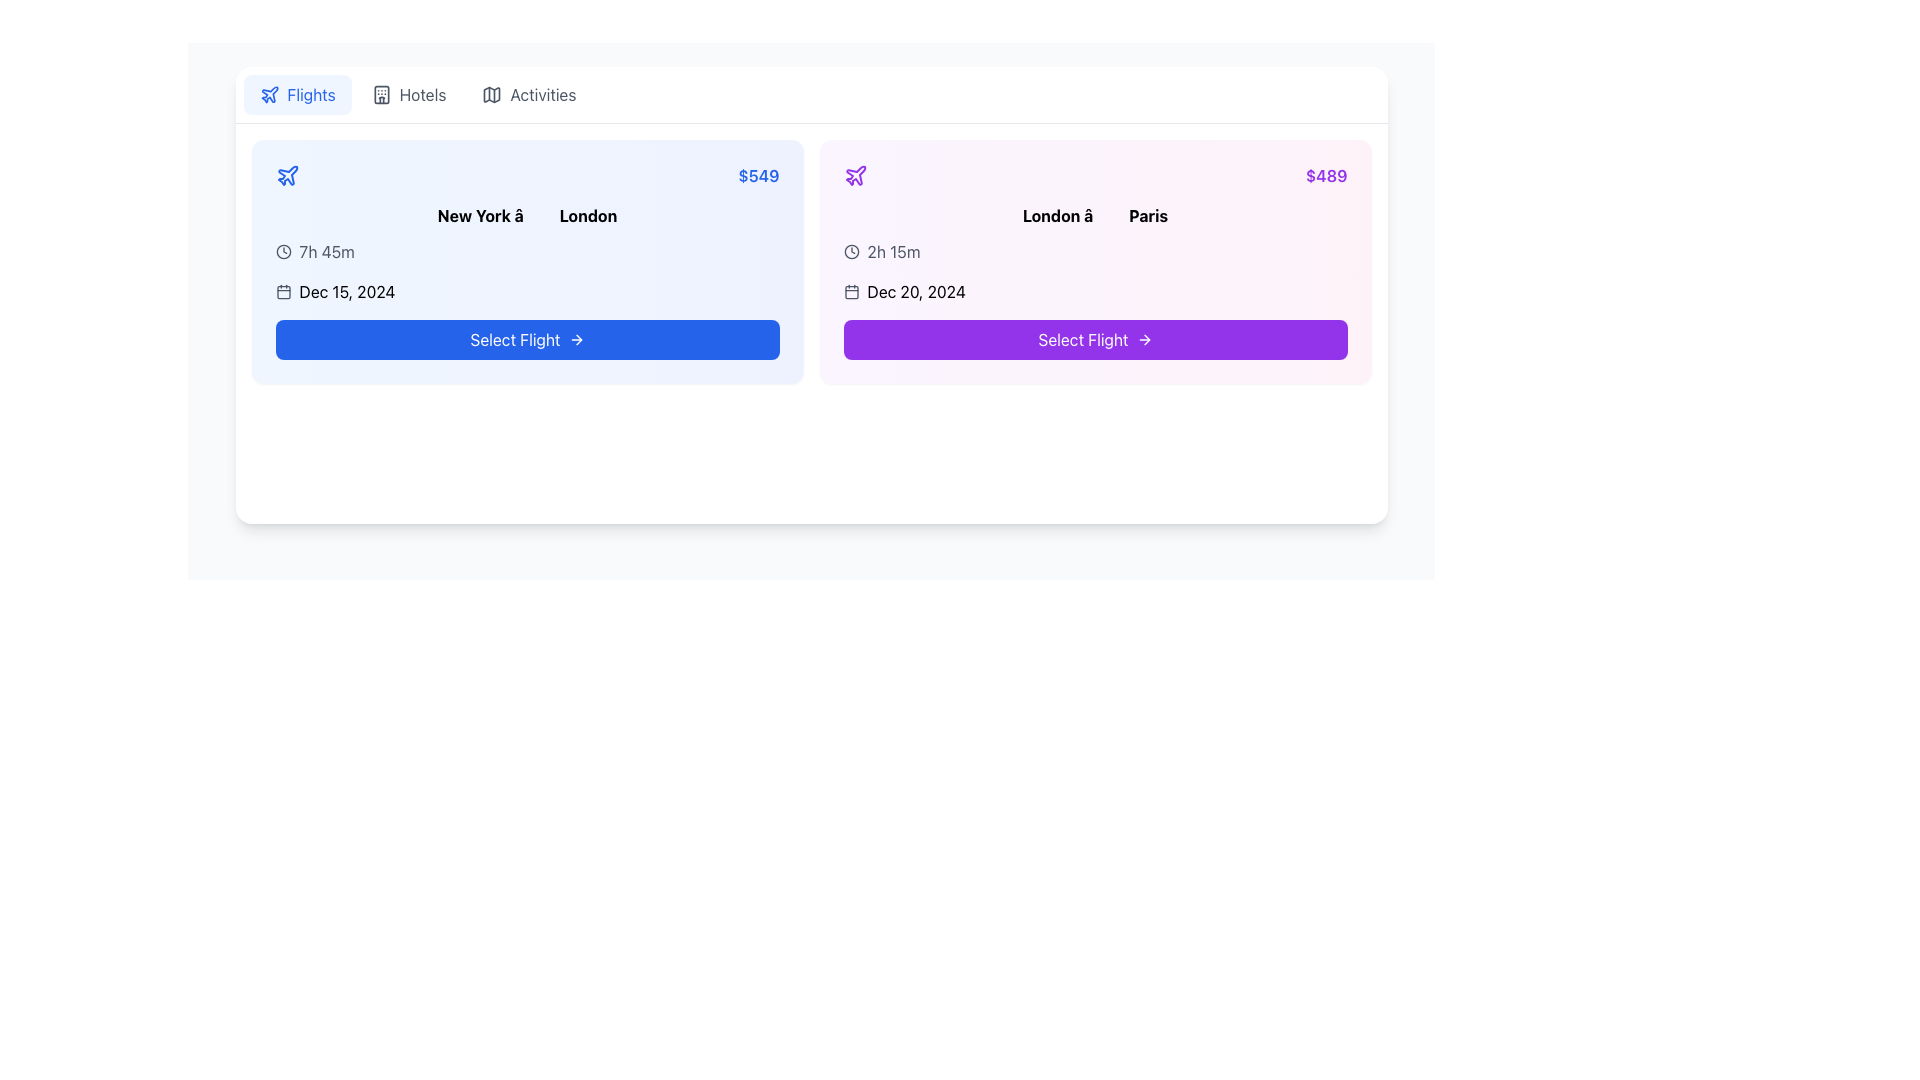 This screenshot has width=1920, height=1080. I want to click on the 'Activities' text label in the top navigation bar, which is displayed in gray font and positioned between 'Hotels' and an empty space, so click(543, 95).